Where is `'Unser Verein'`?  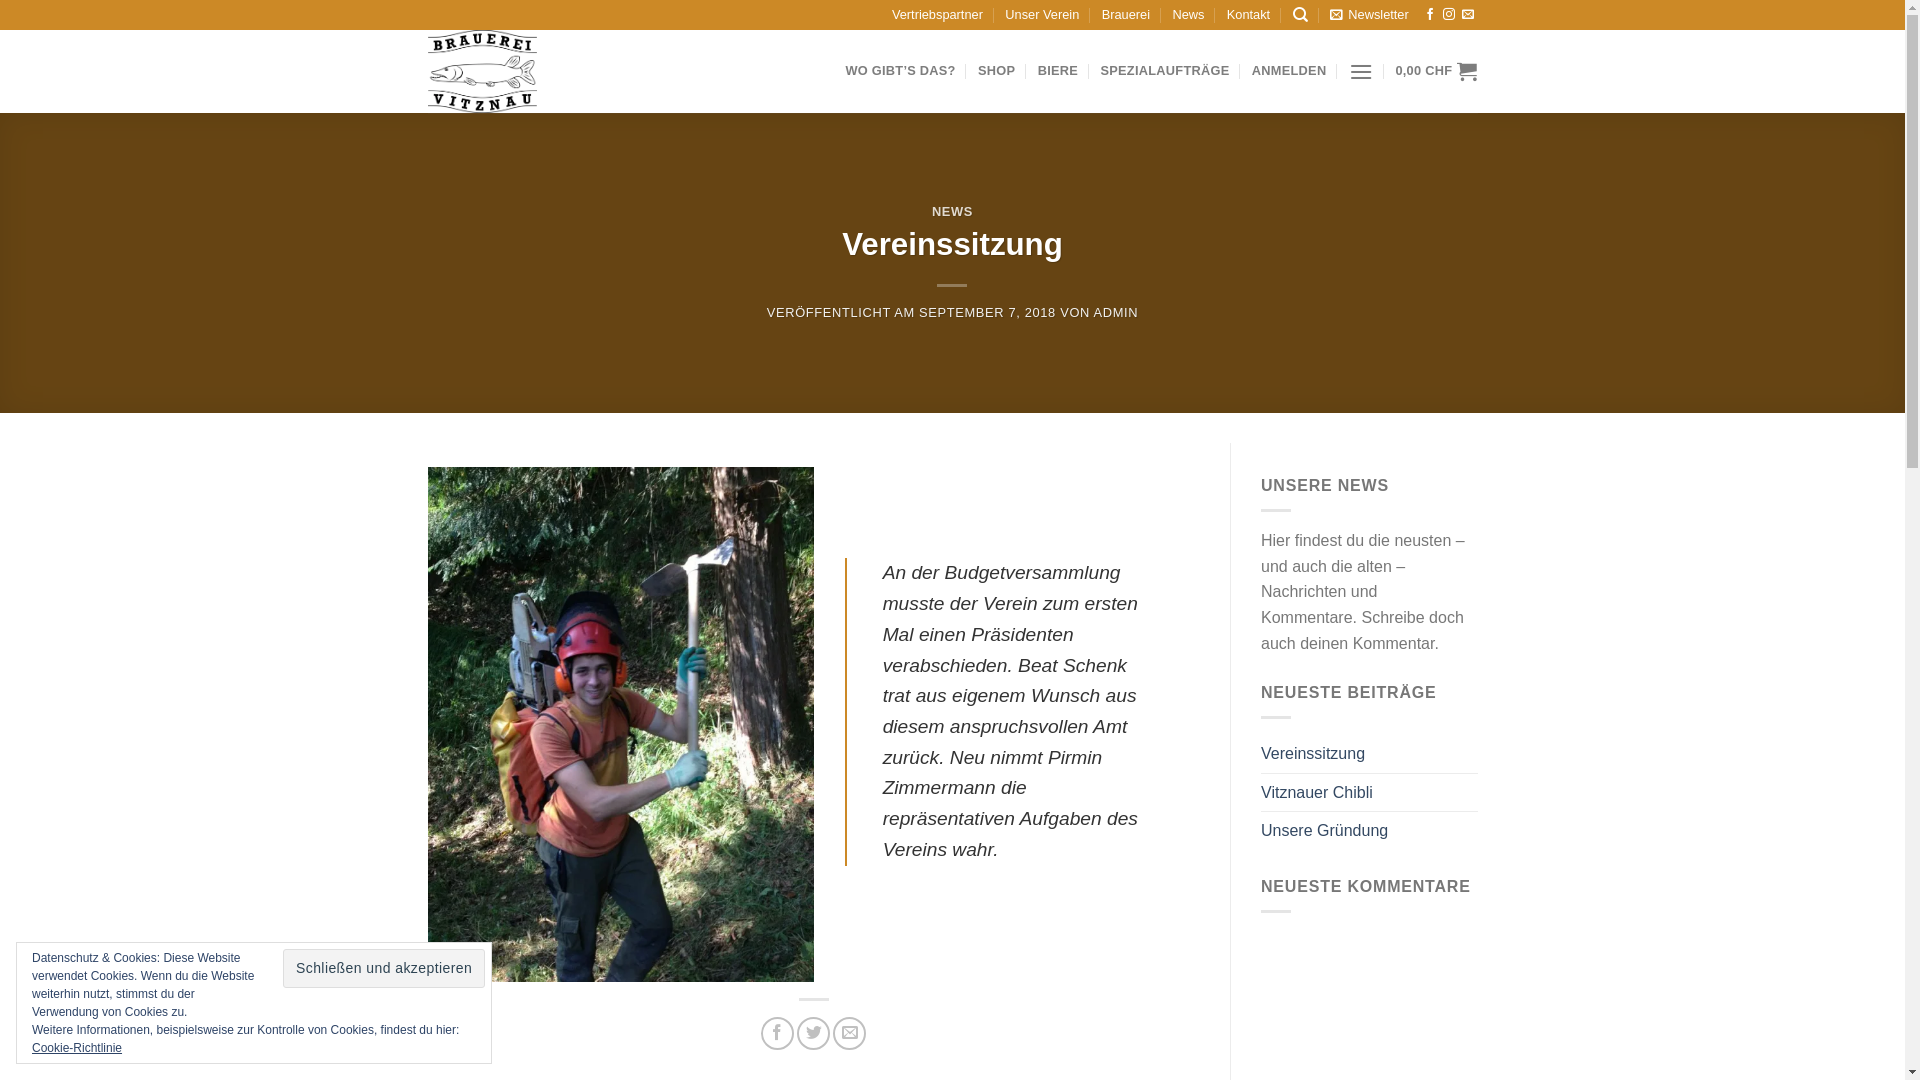
'Unser Verein' is located at coordinates (1040, 15).